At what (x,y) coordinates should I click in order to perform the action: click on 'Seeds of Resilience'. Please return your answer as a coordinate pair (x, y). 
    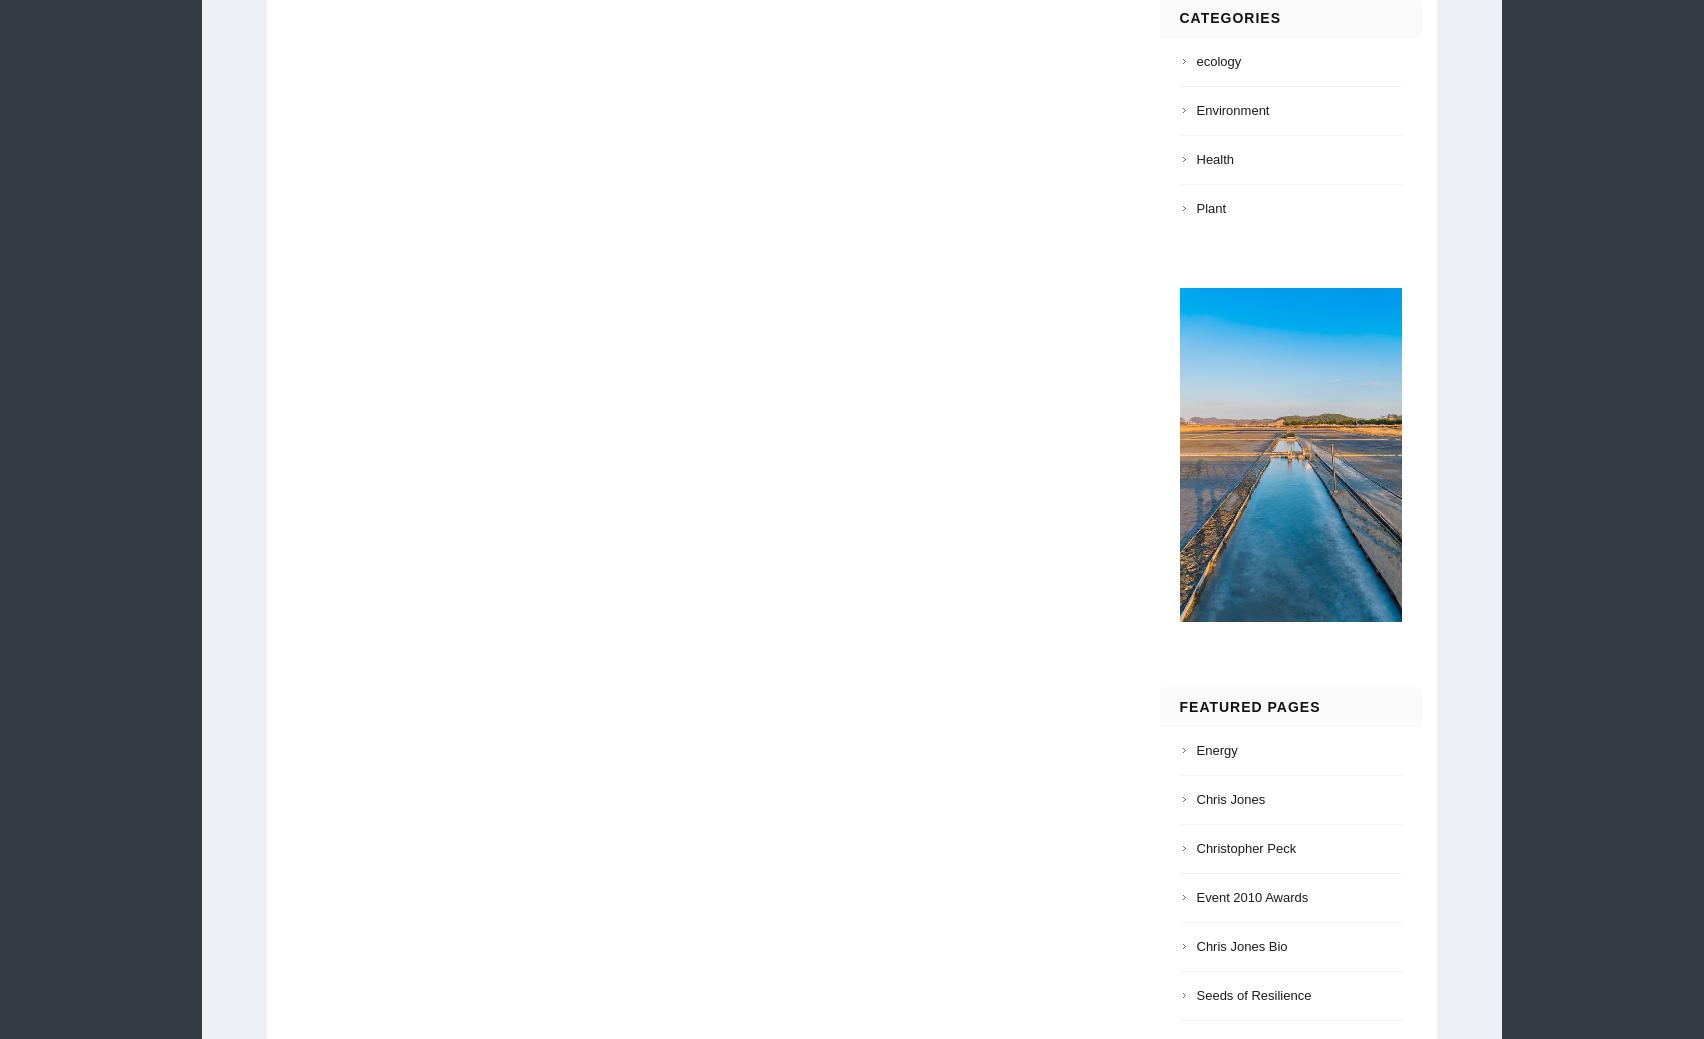
    Looking at the image, I should click on (1252, 994).